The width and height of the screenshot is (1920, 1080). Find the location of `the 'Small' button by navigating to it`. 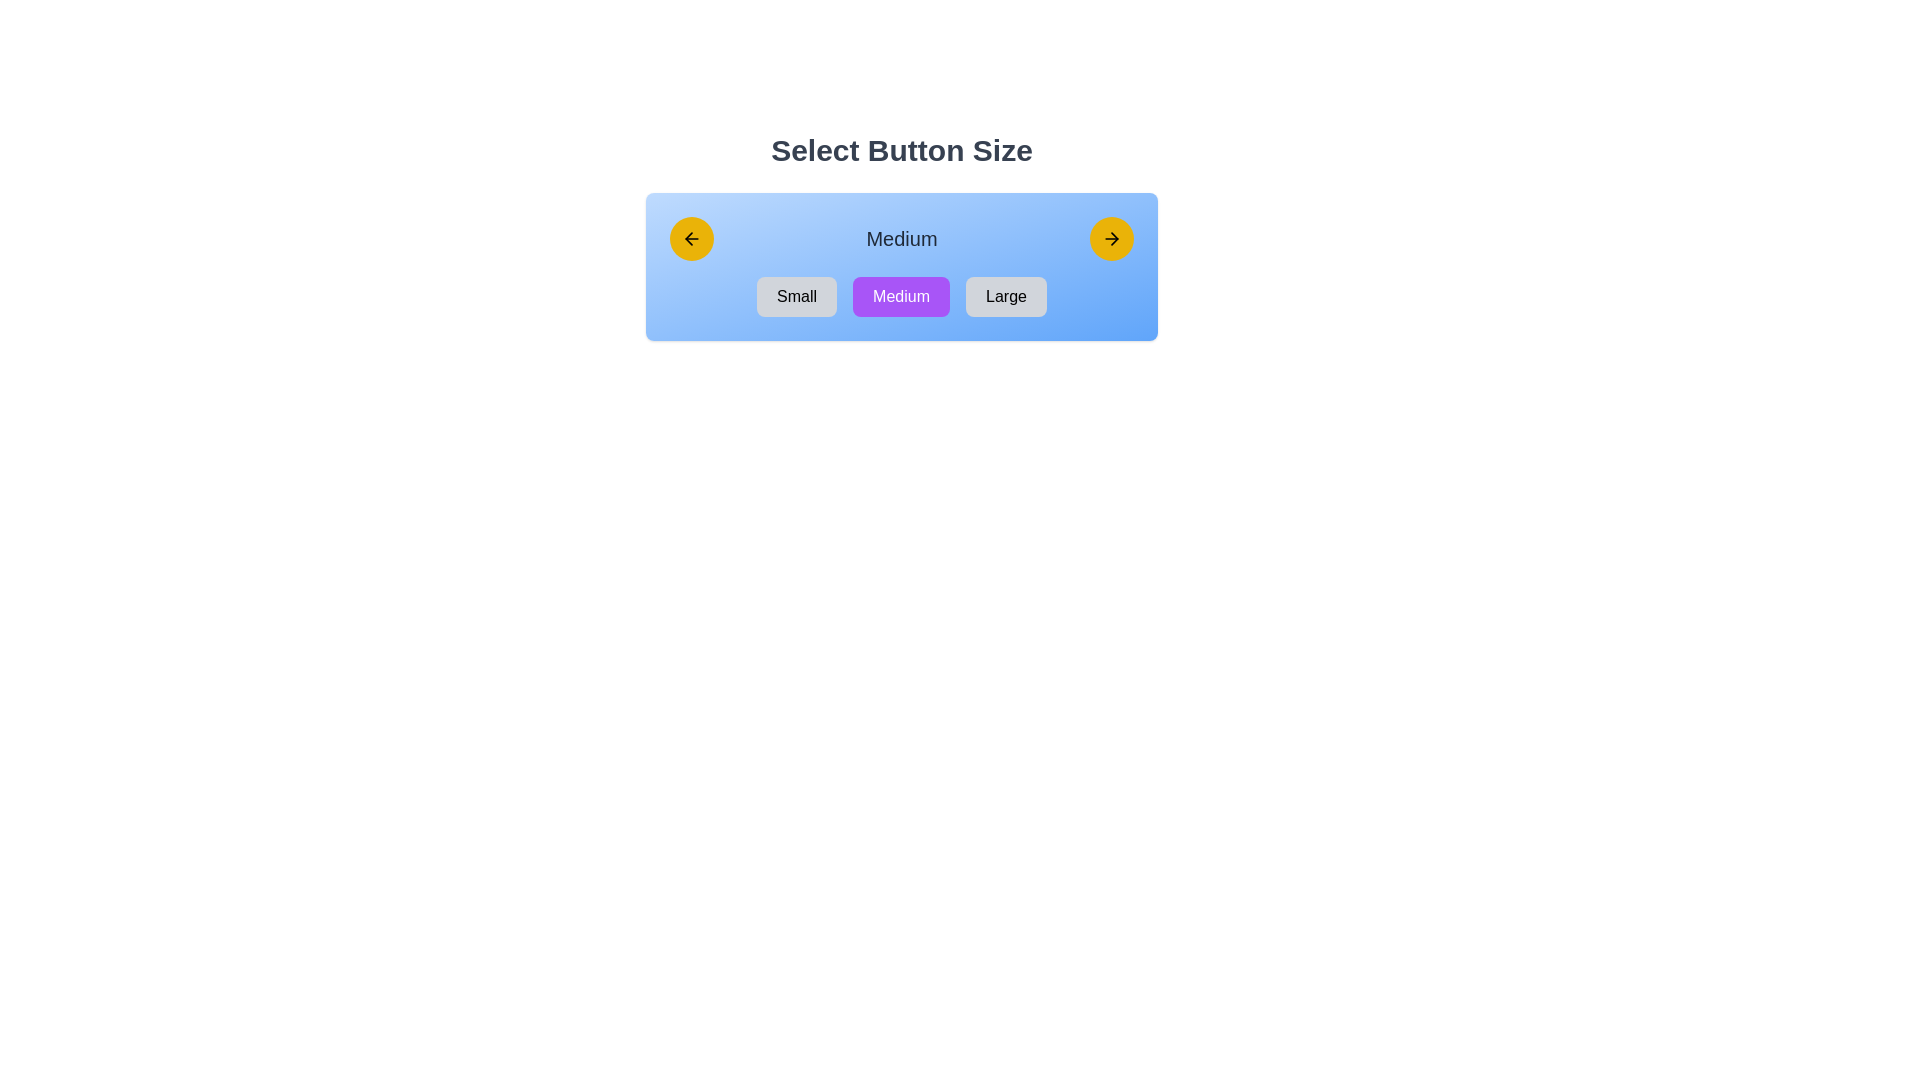

the 'Small' button by navigating to it is located at coordinates (796, 297).